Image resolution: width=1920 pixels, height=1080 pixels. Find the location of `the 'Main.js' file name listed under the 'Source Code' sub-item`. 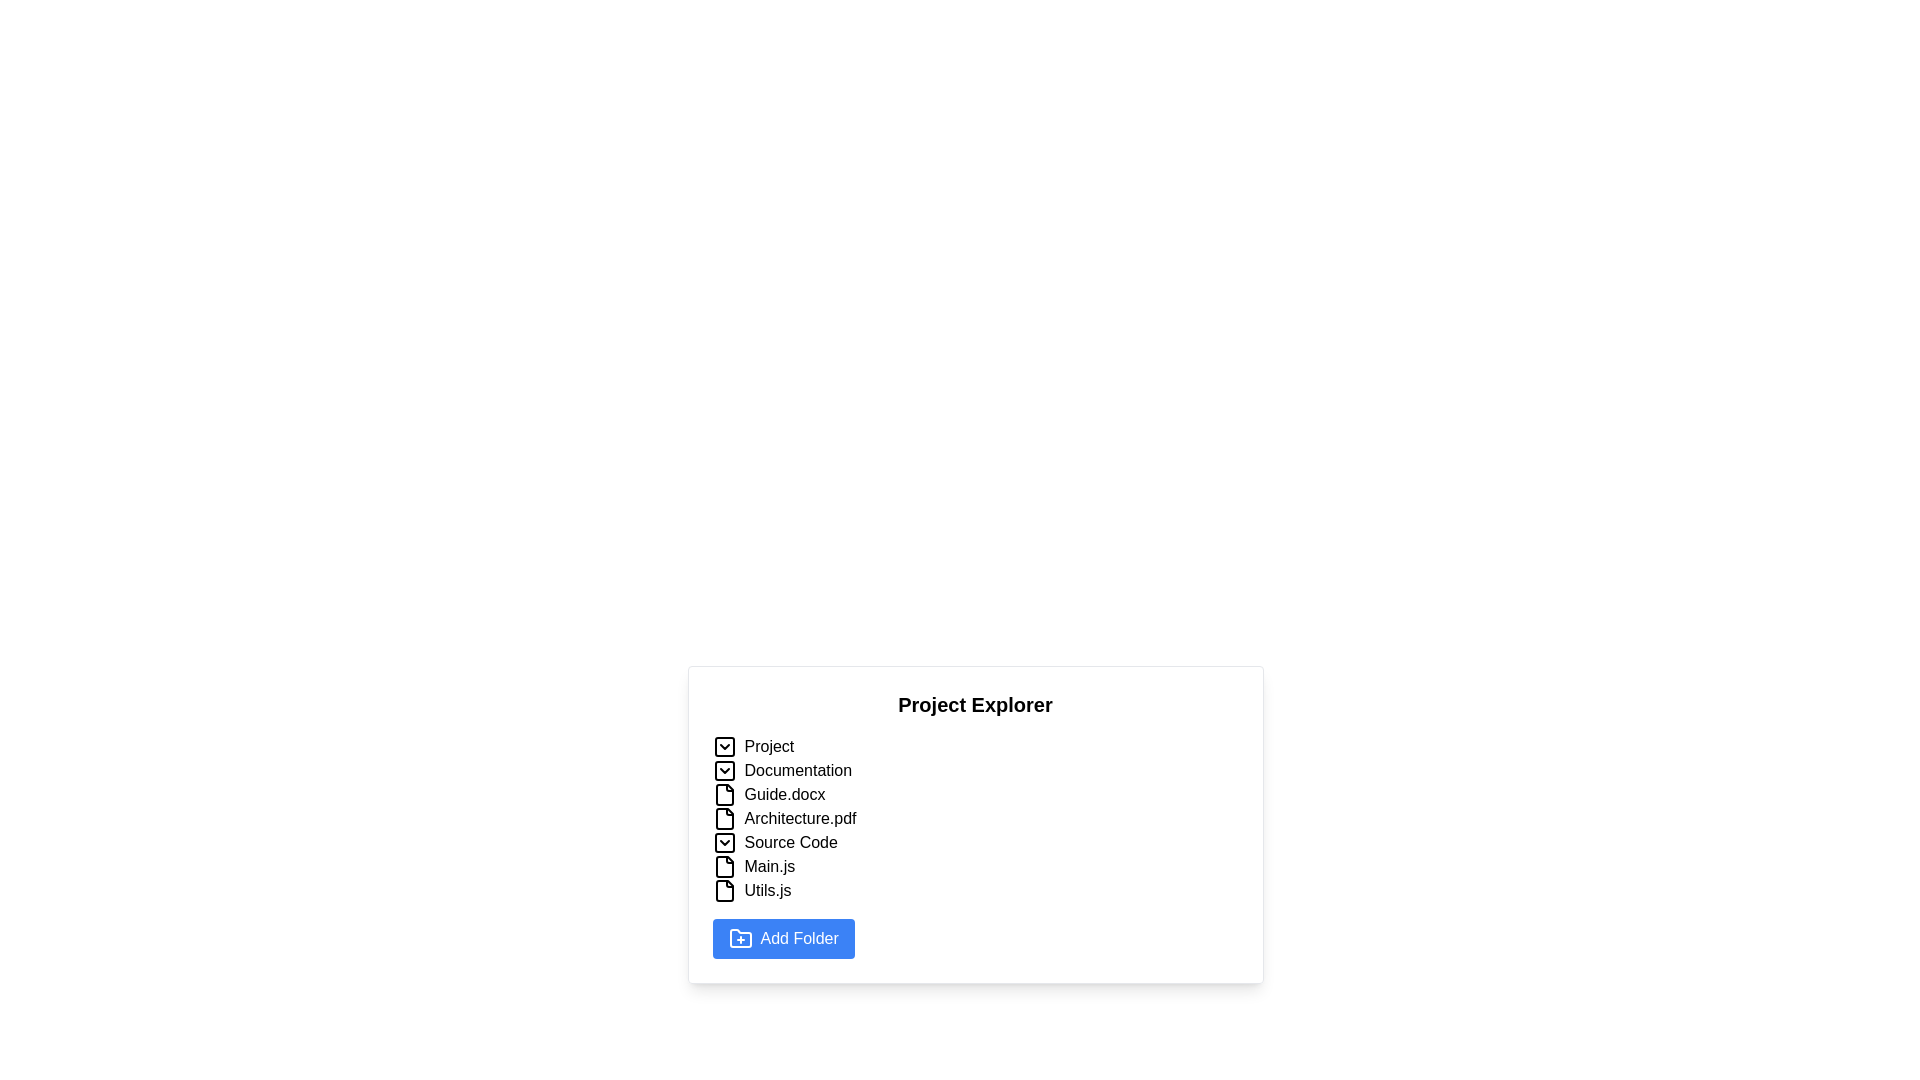

the 'Main.js' file name listed under the 'Source Code' sub-item is located at coordinates (768, 866).